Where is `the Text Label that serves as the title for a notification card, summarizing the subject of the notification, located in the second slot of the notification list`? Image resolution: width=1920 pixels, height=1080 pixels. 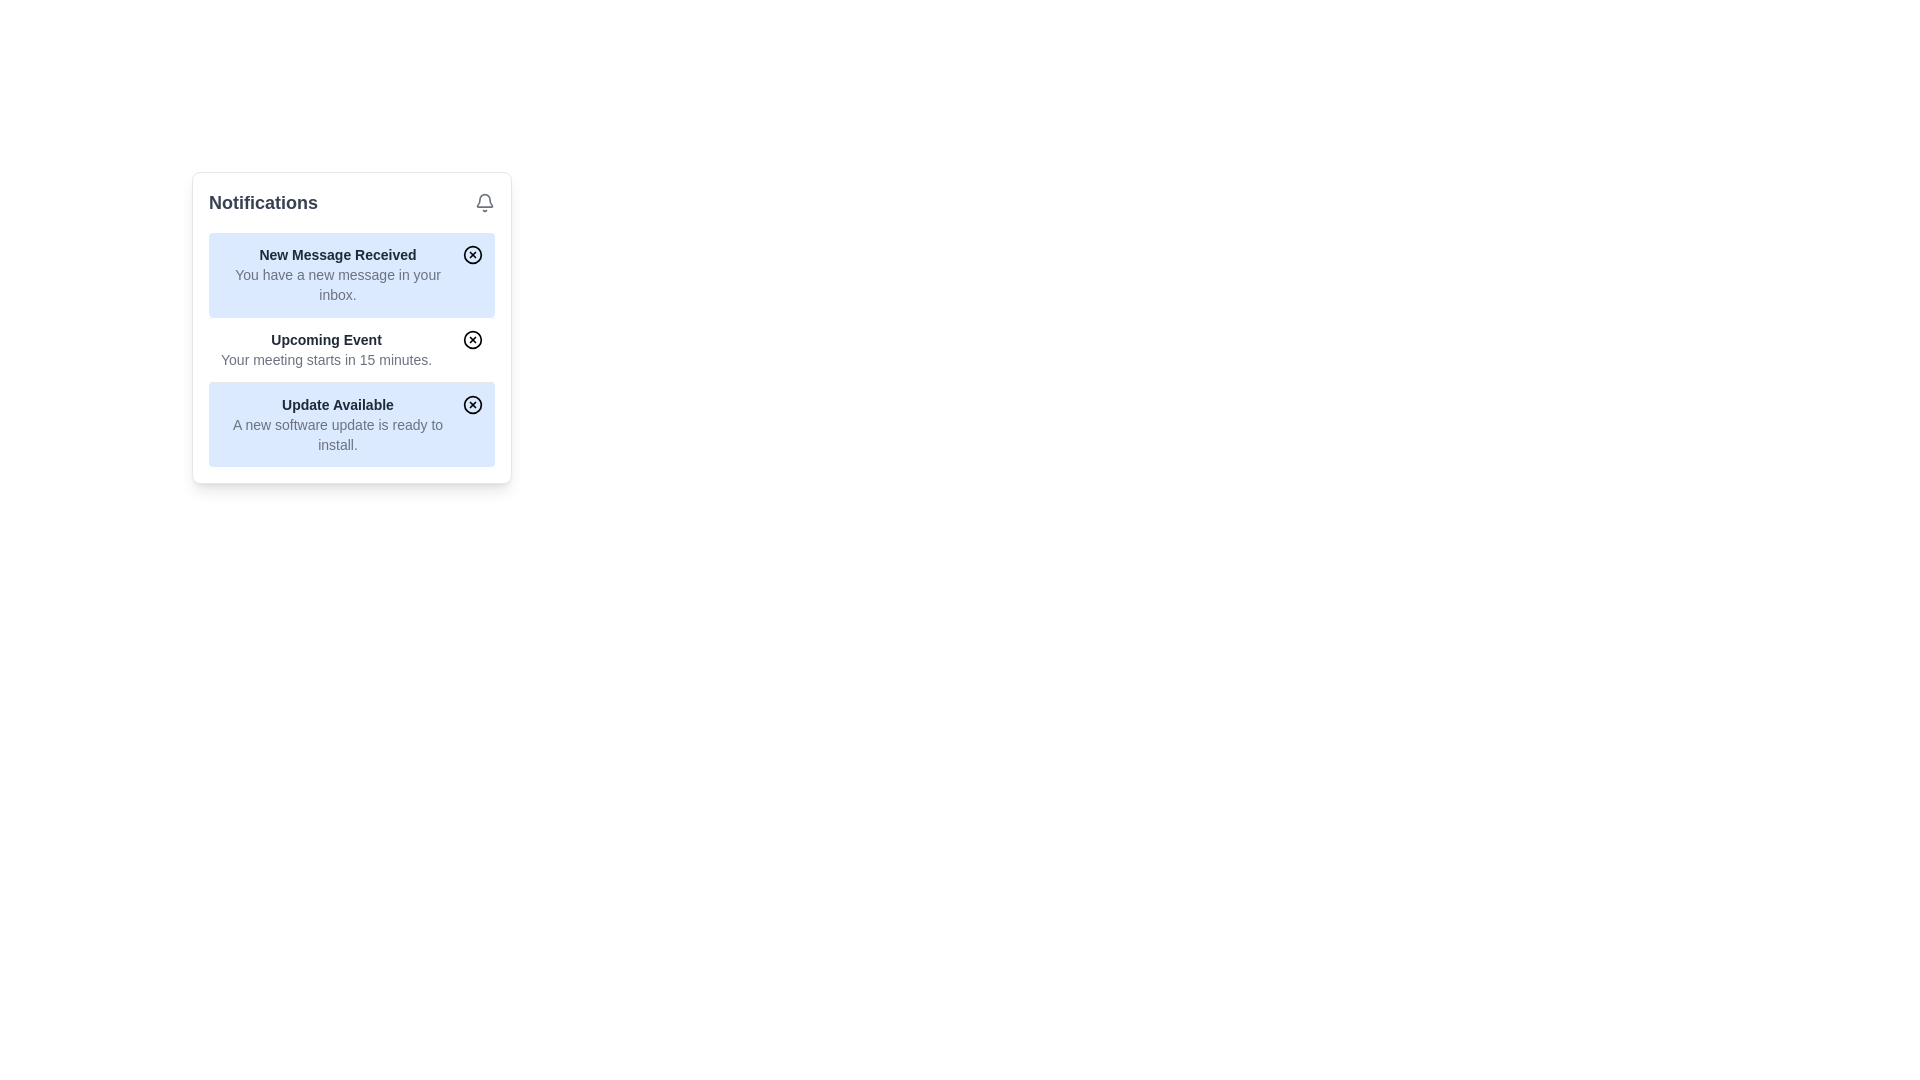
the Text Label that serves as the title for a notification card, summarizing the subject of the notification, located in the second slot of the notification list is located at coordinates (326, 338).